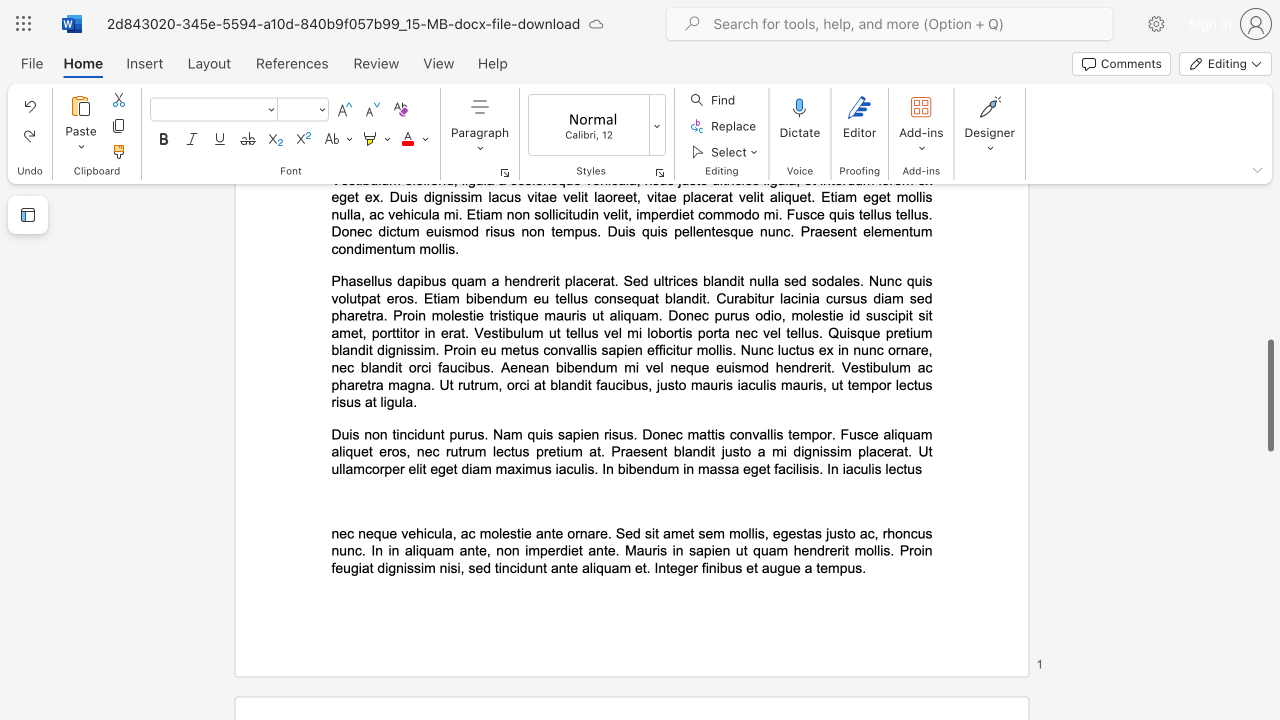 This screenshot has width=1280, height=720. What do you see at coordinates (734, 550) in the screenshot?
I see `the subset text "ut quam hendrerit mol" within the text "nec neque vehicula, ac molestie ante ornare. Sed sit amet sem mollis, egestas justo ac, rhoncus nunc. In in aliquam ante, non imperdiet ante. Mauris in sapien ut quam hendrerit mollis. Proin feugiat dignissim nisi, sed tincidunt ante aliquam et. Integer finibus et augue a tempus."` at bounding box center [734, 550].